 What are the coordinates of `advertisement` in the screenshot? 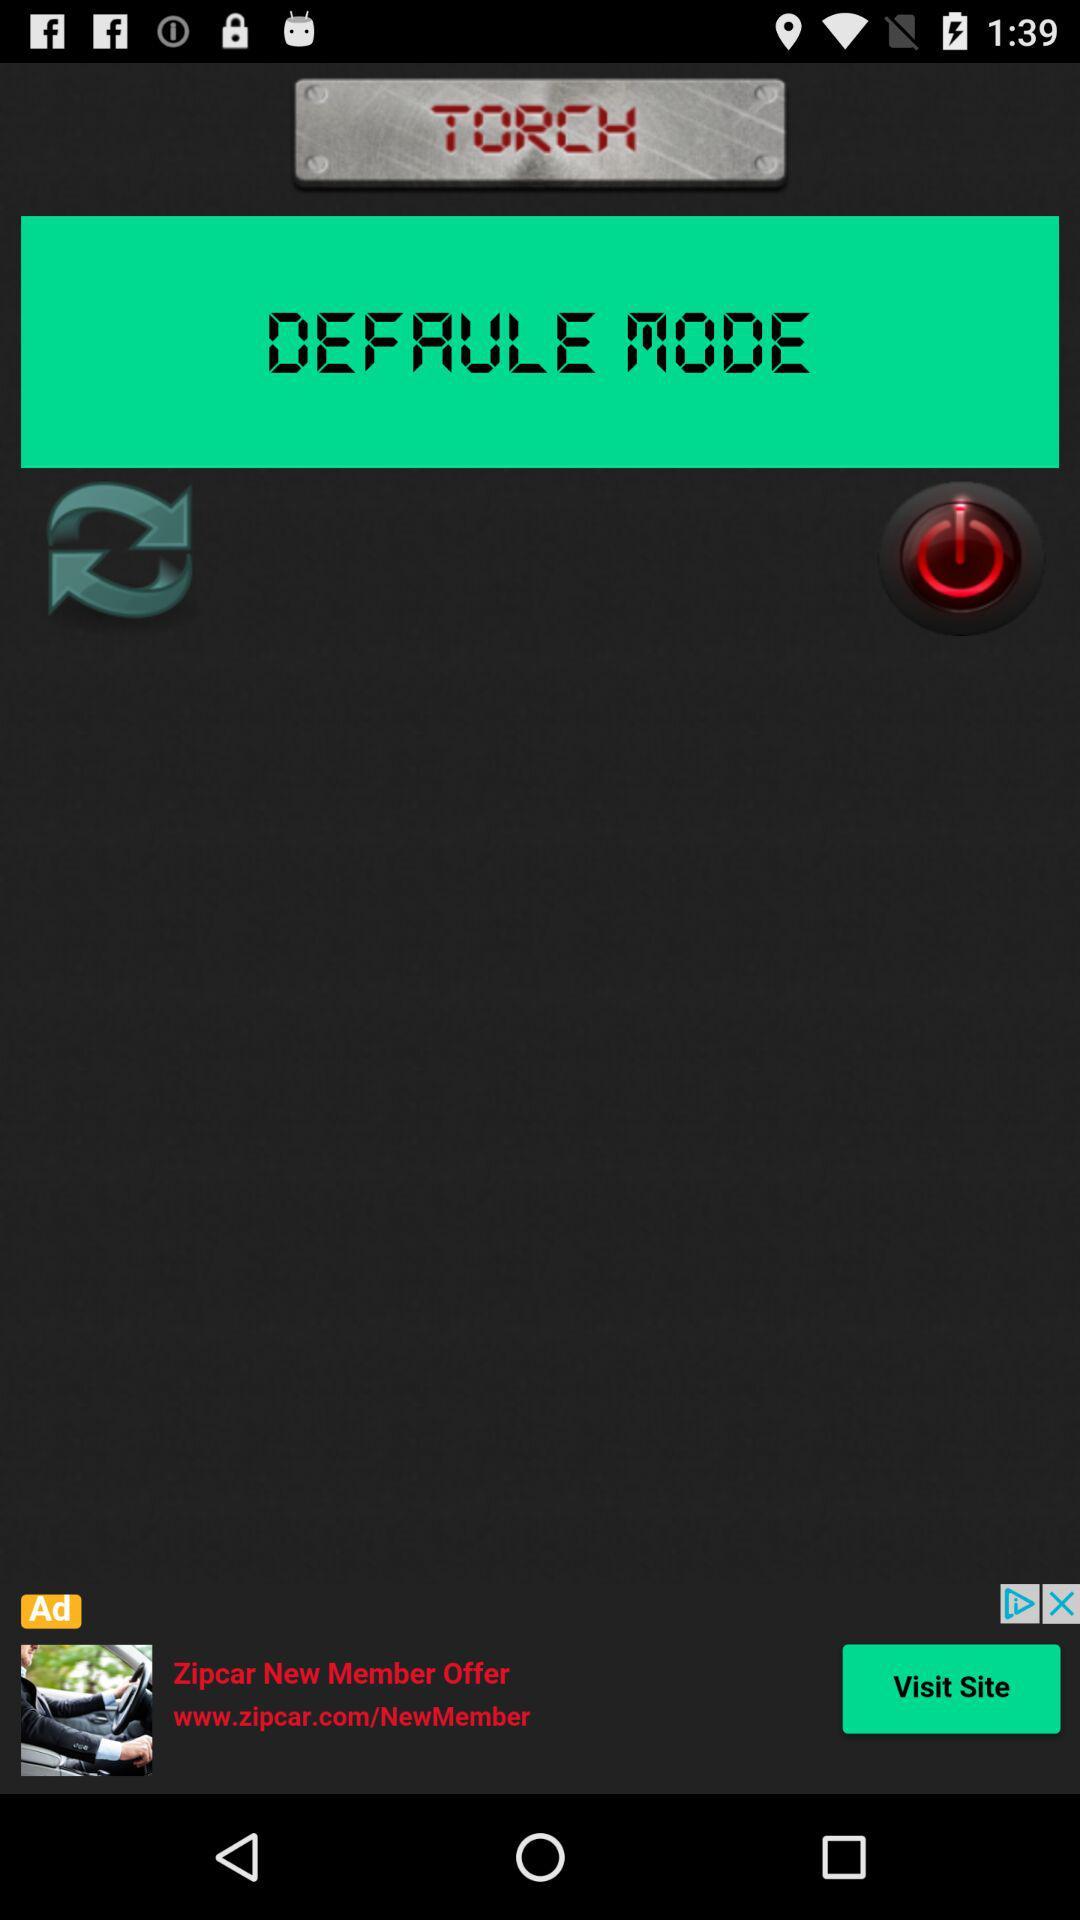 It's located at (540, 1688).